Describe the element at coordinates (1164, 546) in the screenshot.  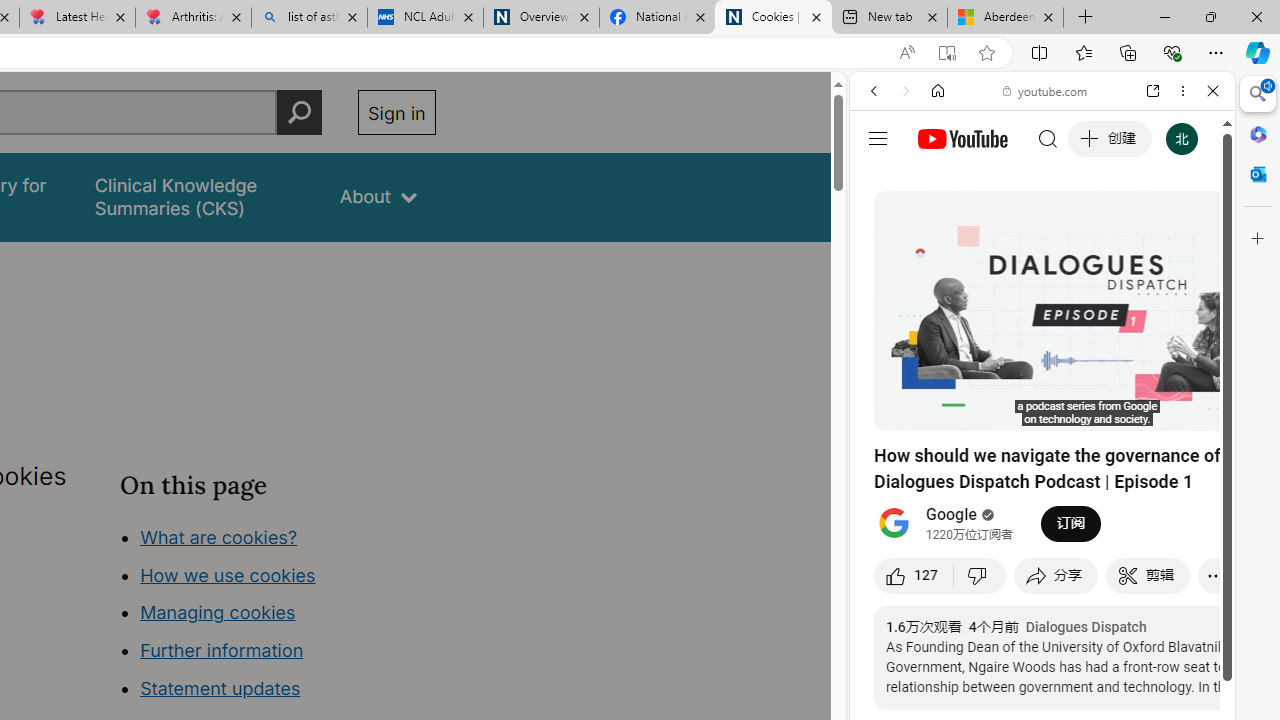
I see `'Show More Music'` at that location.